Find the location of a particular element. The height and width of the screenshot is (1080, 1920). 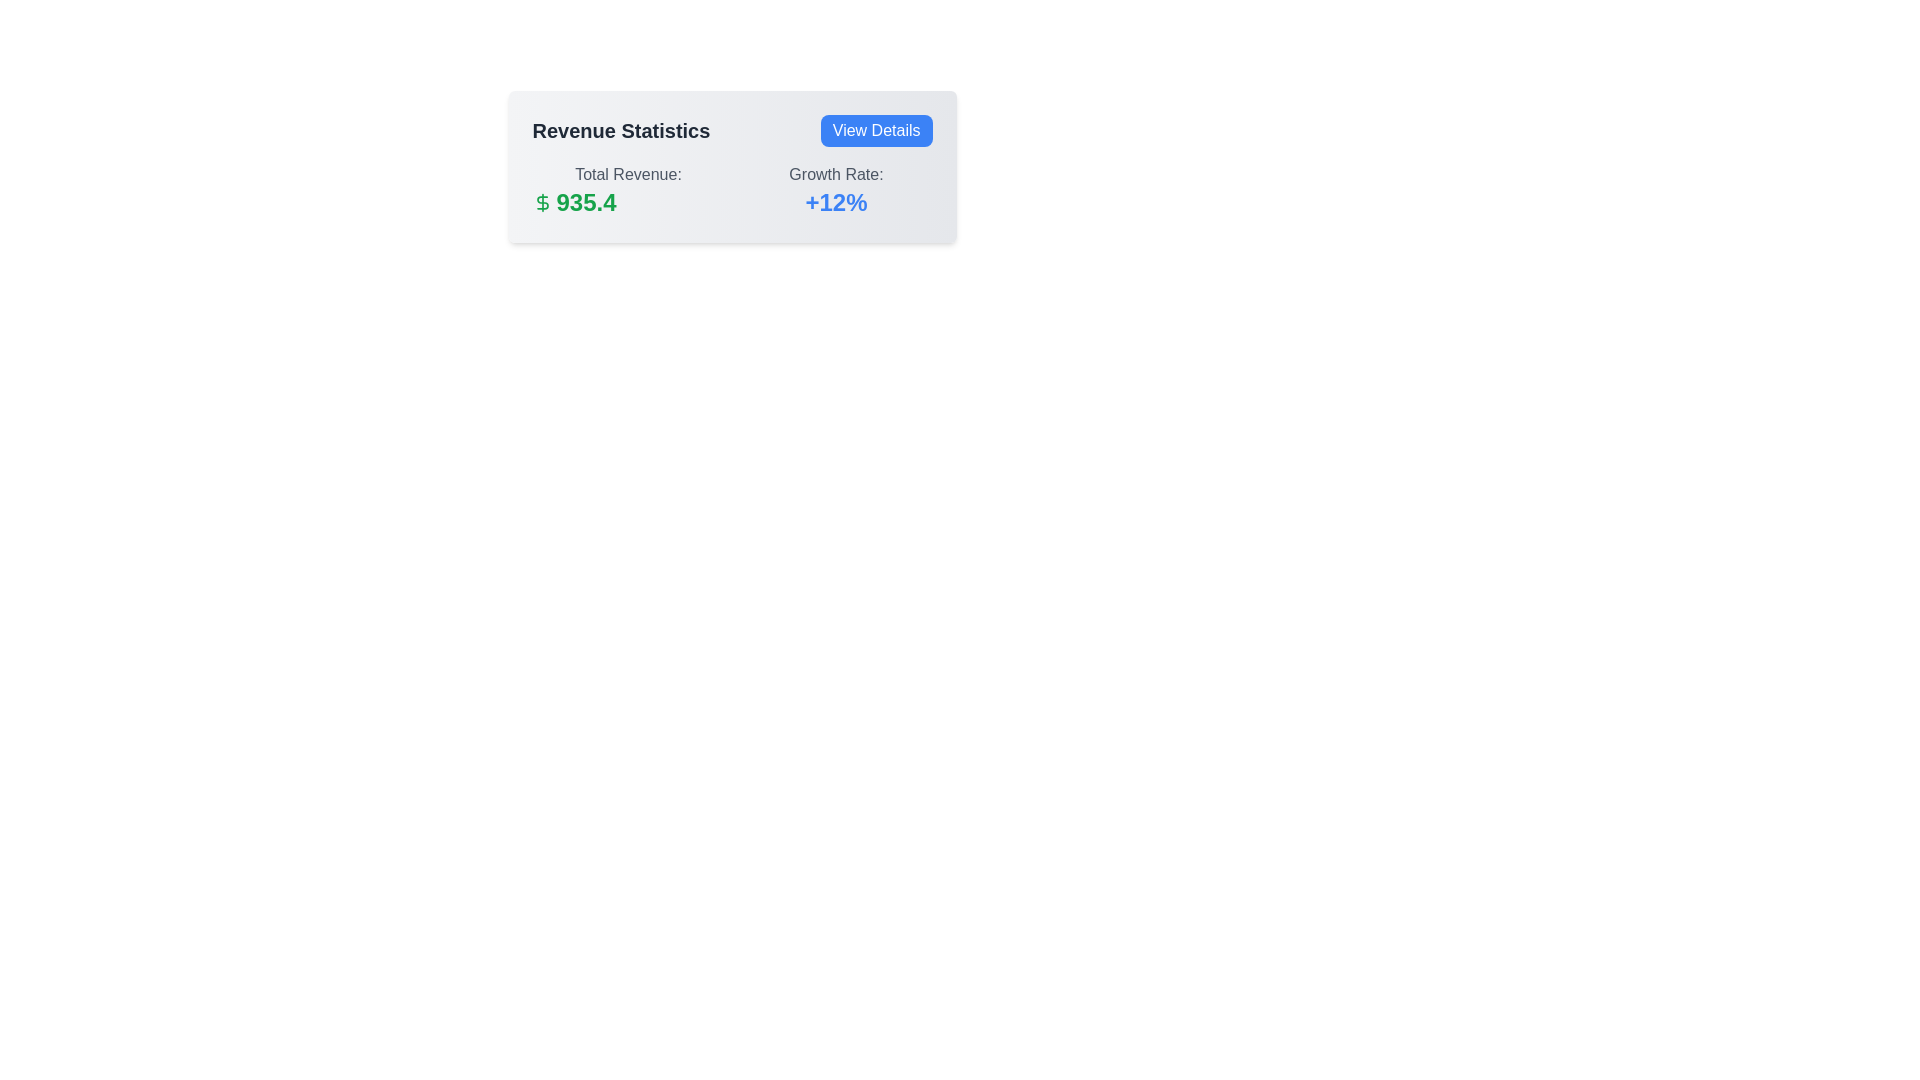

the green dollar sign SVG icon located to the left of the numeric value 935.4 in the 'Total Revenue' section of the 'Revenue Statistics' card is located at coordinates (542, 203).